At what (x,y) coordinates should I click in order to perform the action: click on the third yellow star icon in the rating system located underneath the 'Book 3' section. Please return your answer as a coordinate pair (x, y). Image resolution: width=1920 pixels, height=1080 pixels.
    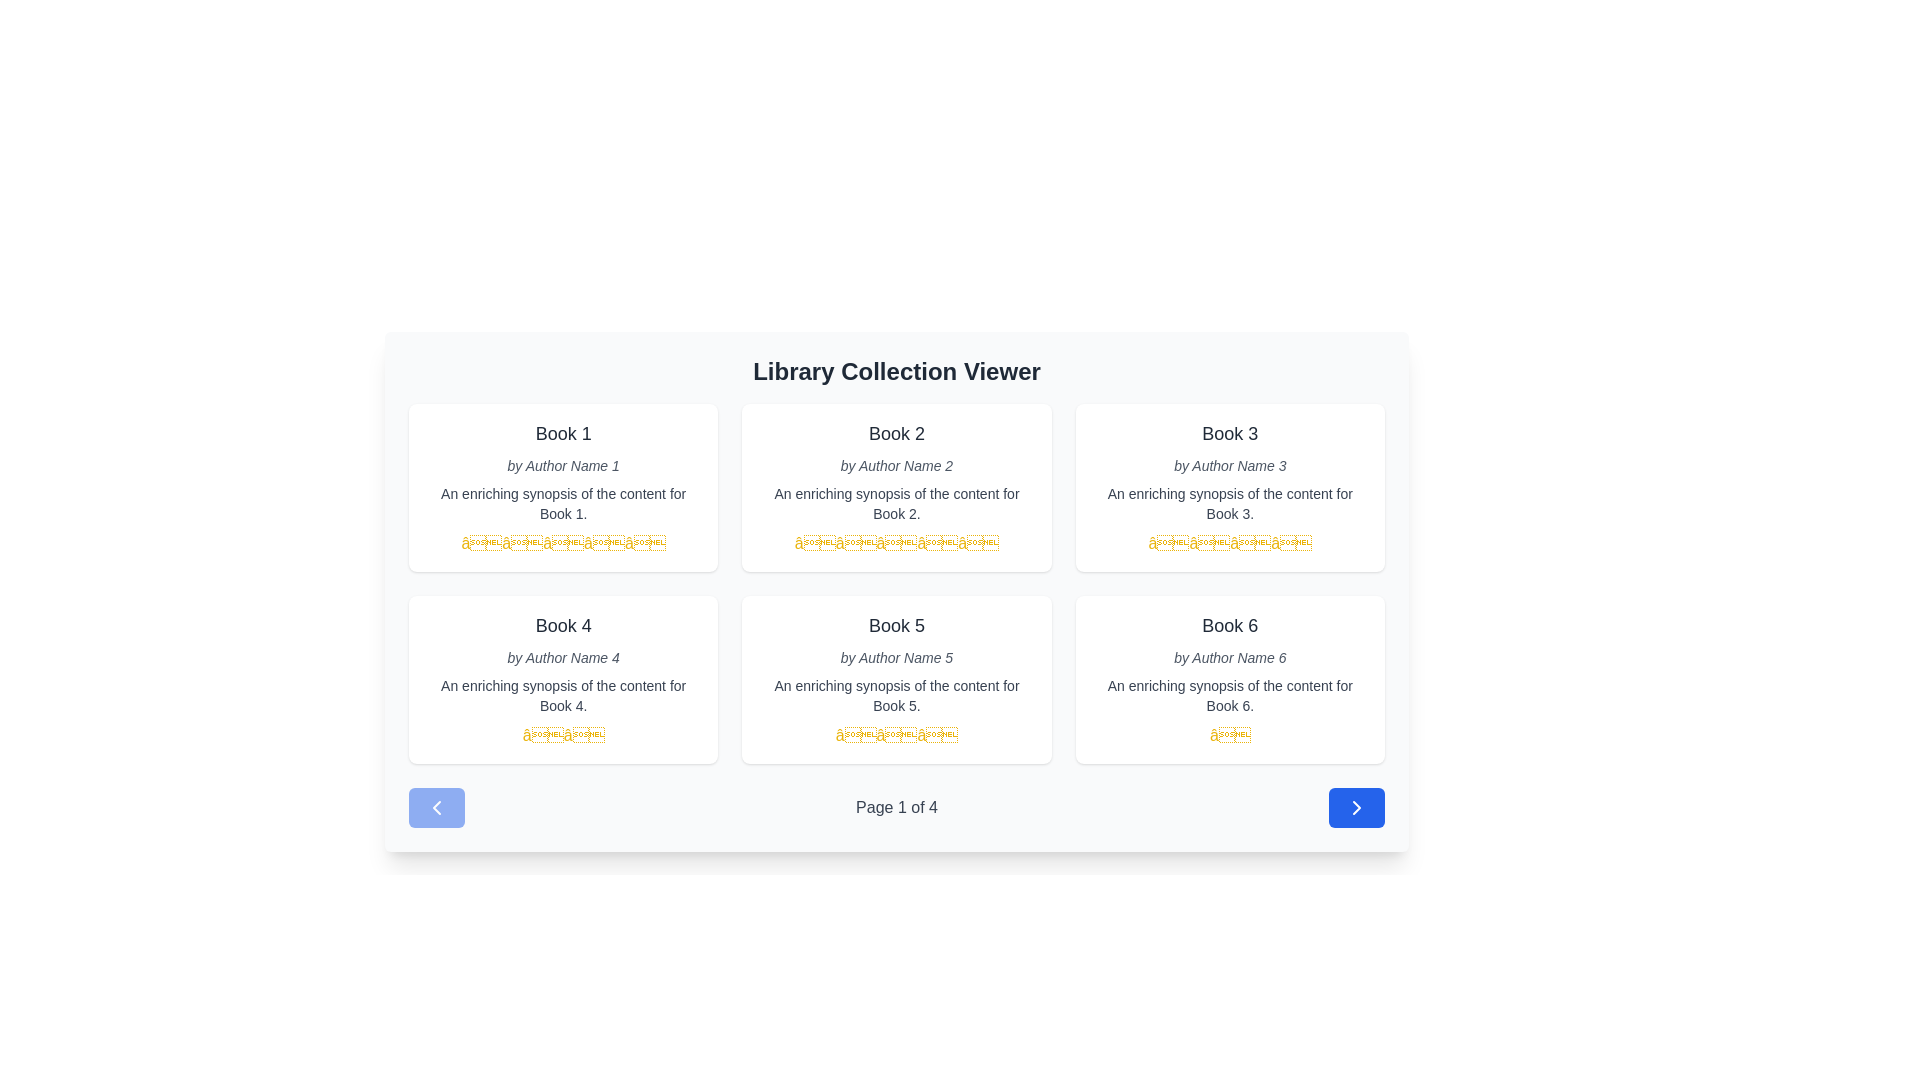
    Looking at the image, I should click on (1249, 543).